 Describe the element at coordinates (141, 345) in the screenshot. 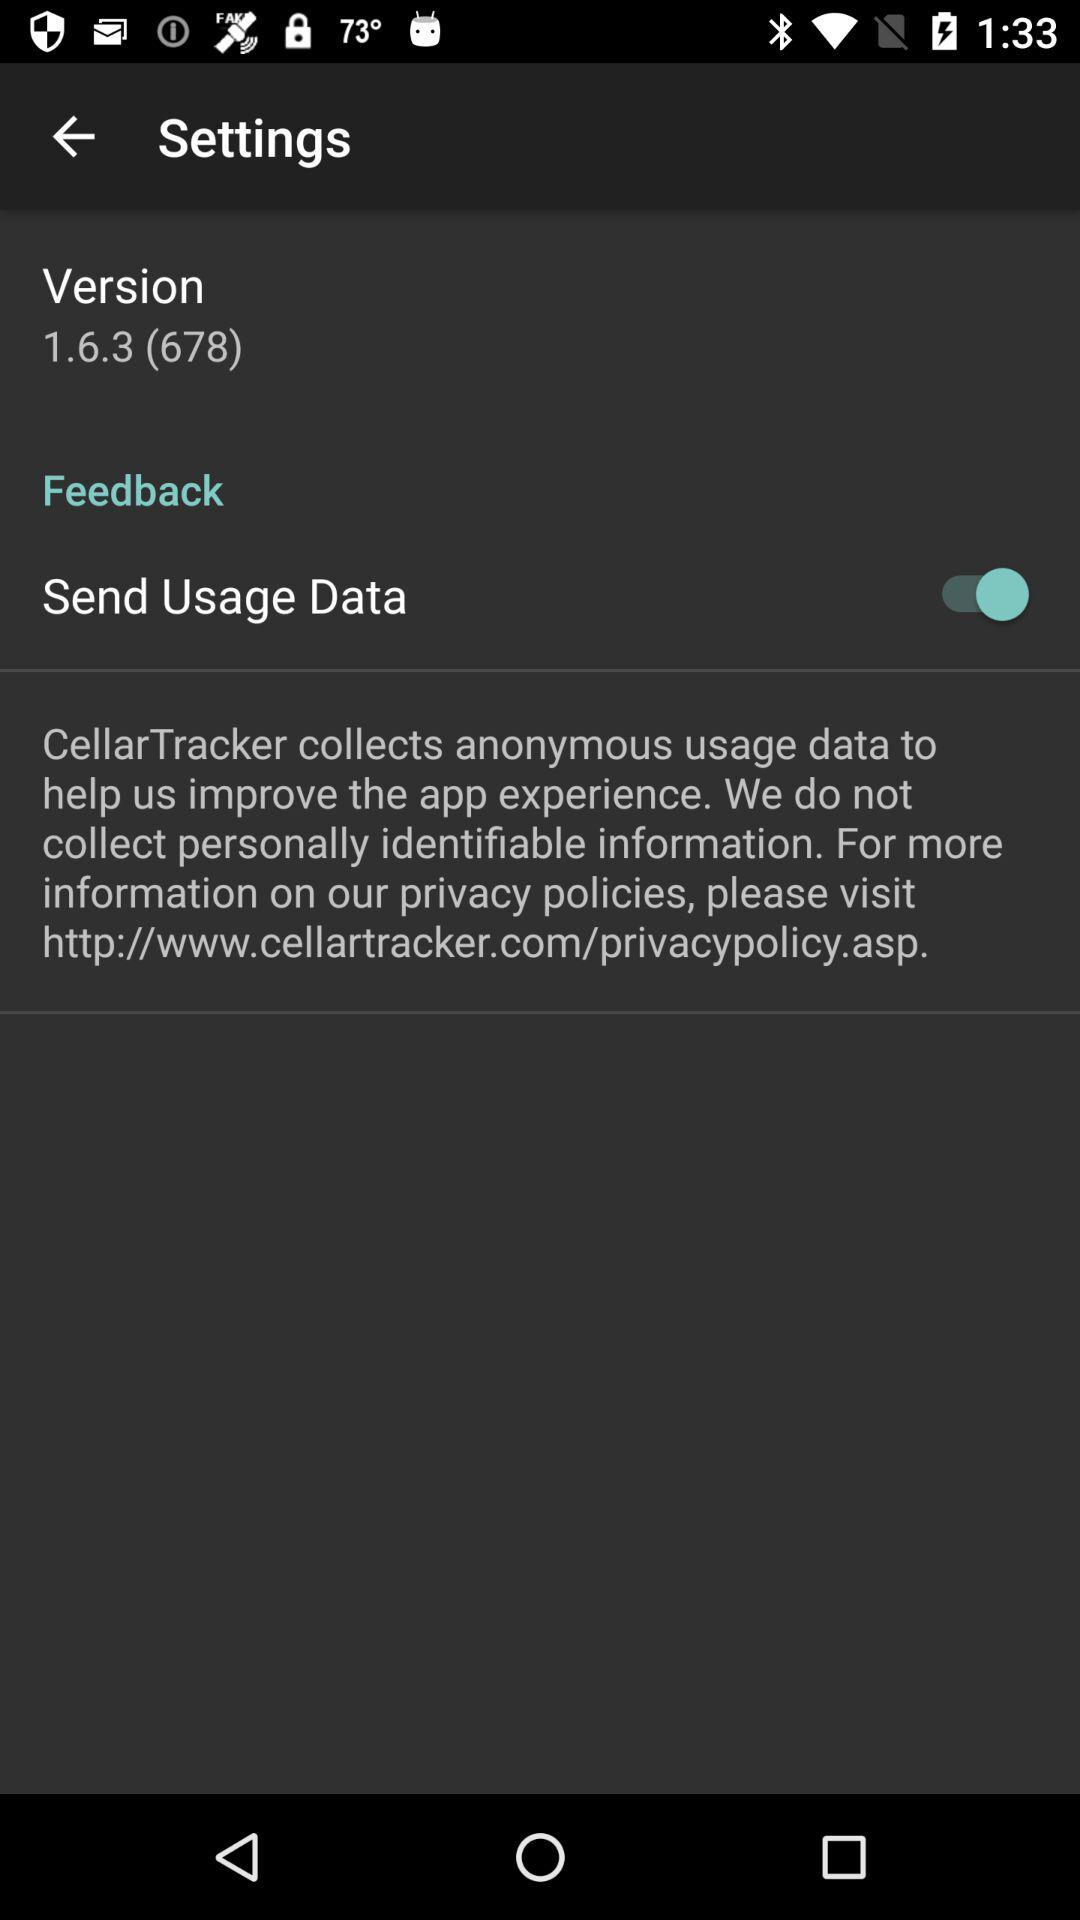

I see `icon above the feedback item` at that location.